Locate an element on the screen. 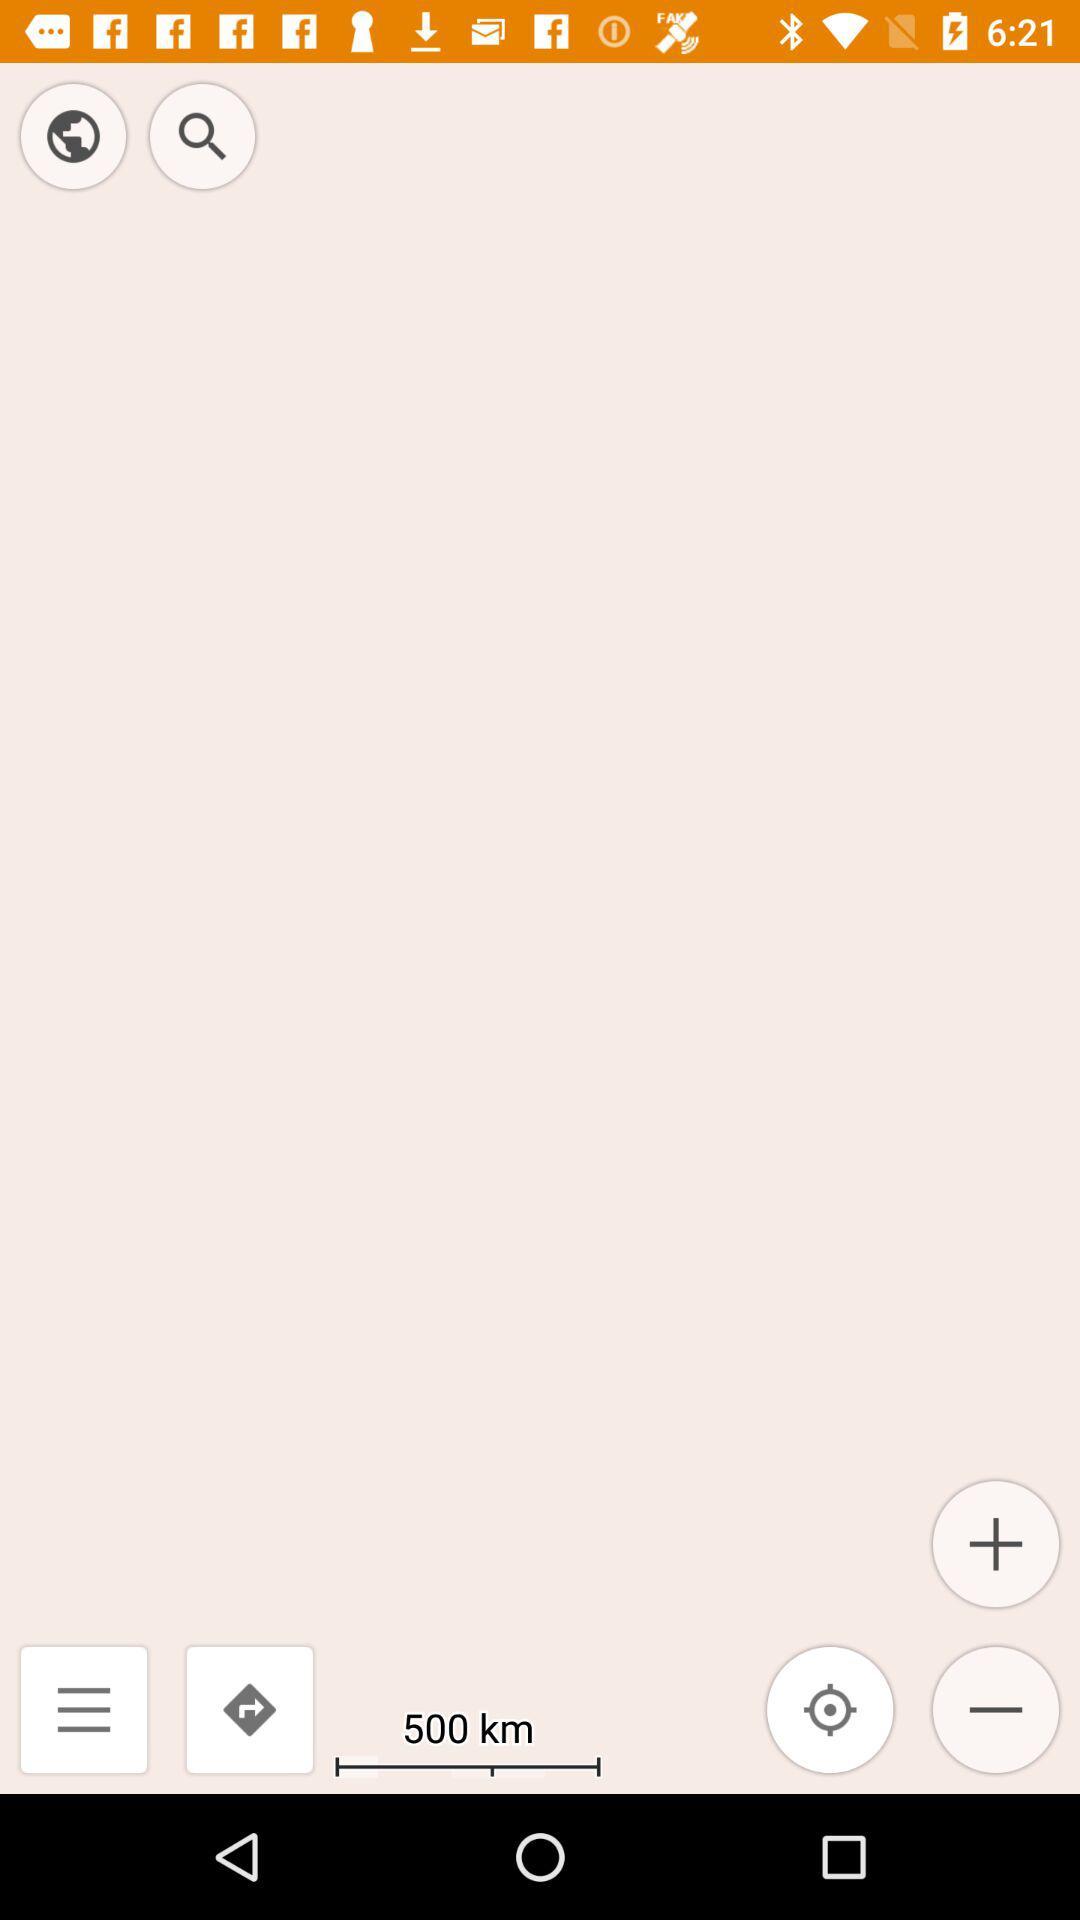 The height and width of the screenshot is (1920, 1080). the globe icon is located at coordinates (72, 135).